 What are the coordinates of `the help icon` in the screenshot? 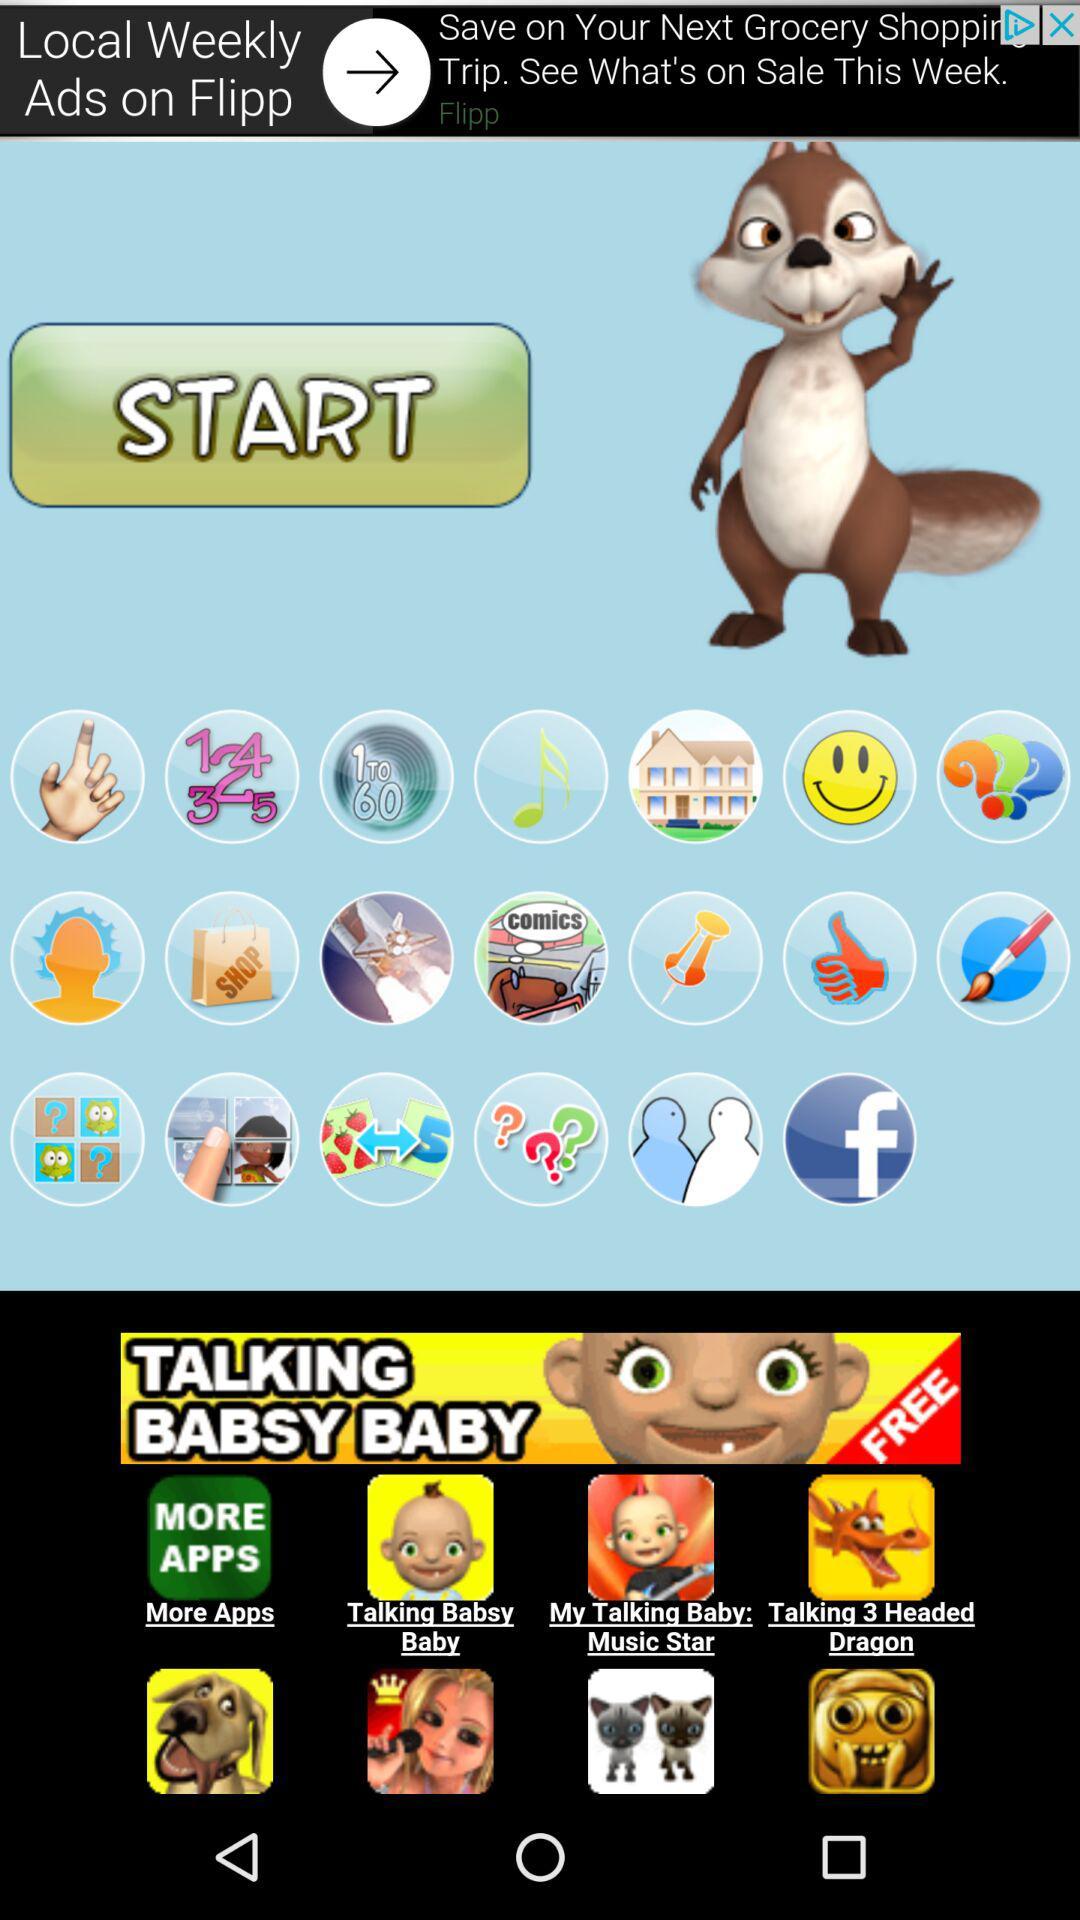 It's located at (1003, 831).